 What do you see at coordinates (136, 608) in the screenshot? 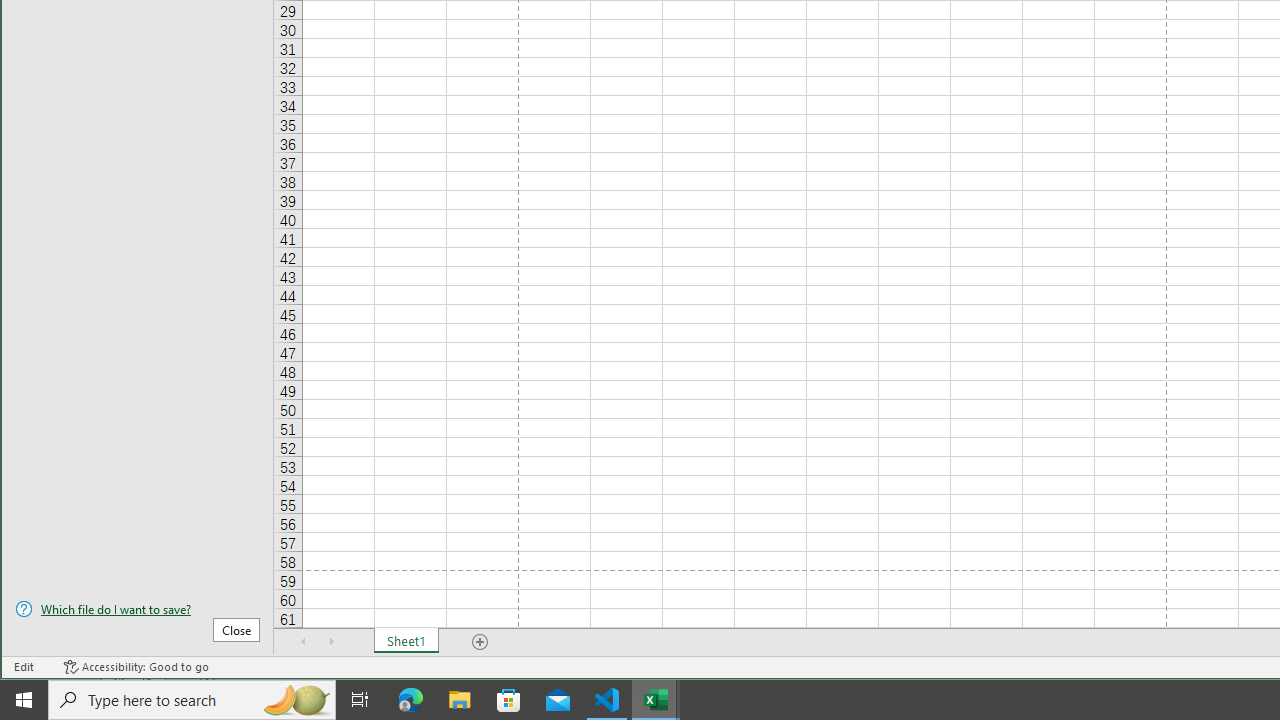
I see `'Which file do I want to save?'` at bounding box center [136, 608].